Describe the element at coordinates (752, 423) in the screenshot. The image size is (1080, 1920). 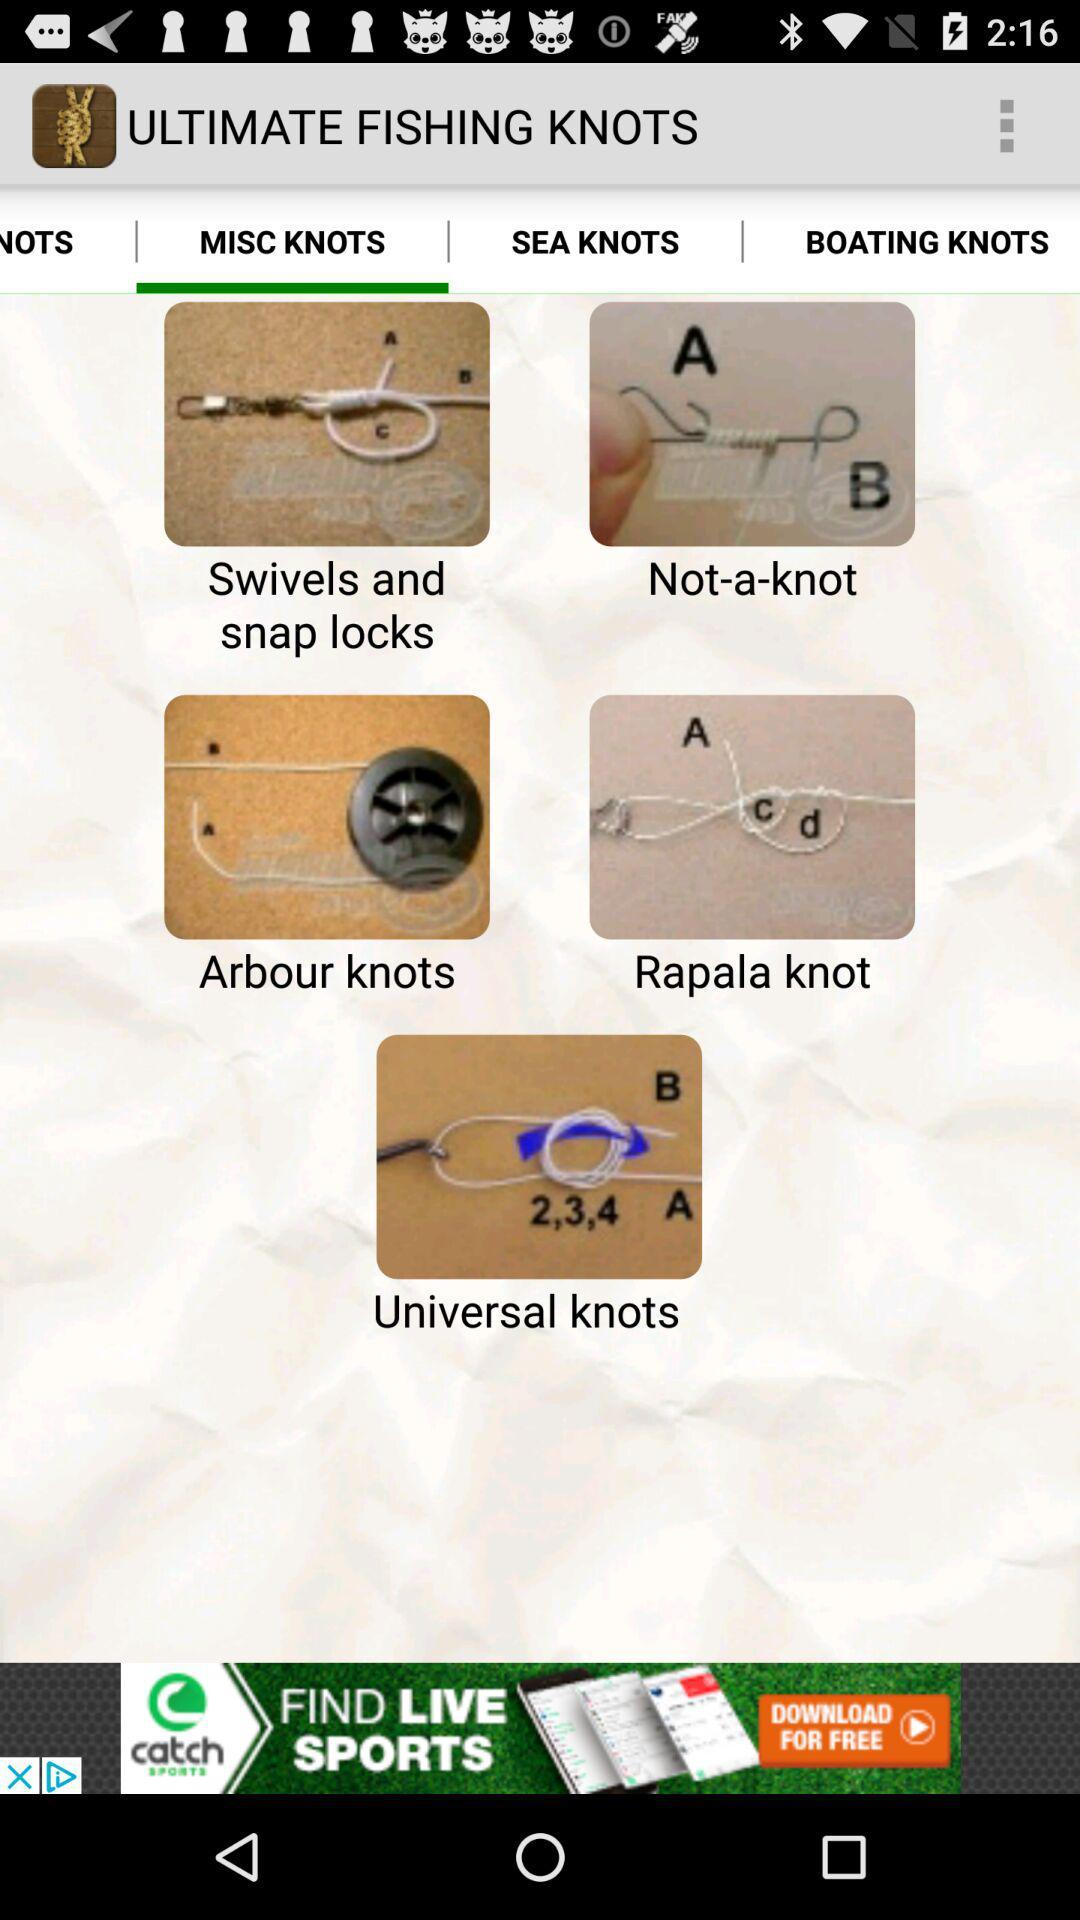
I see `learn not-a-knot` at that location.